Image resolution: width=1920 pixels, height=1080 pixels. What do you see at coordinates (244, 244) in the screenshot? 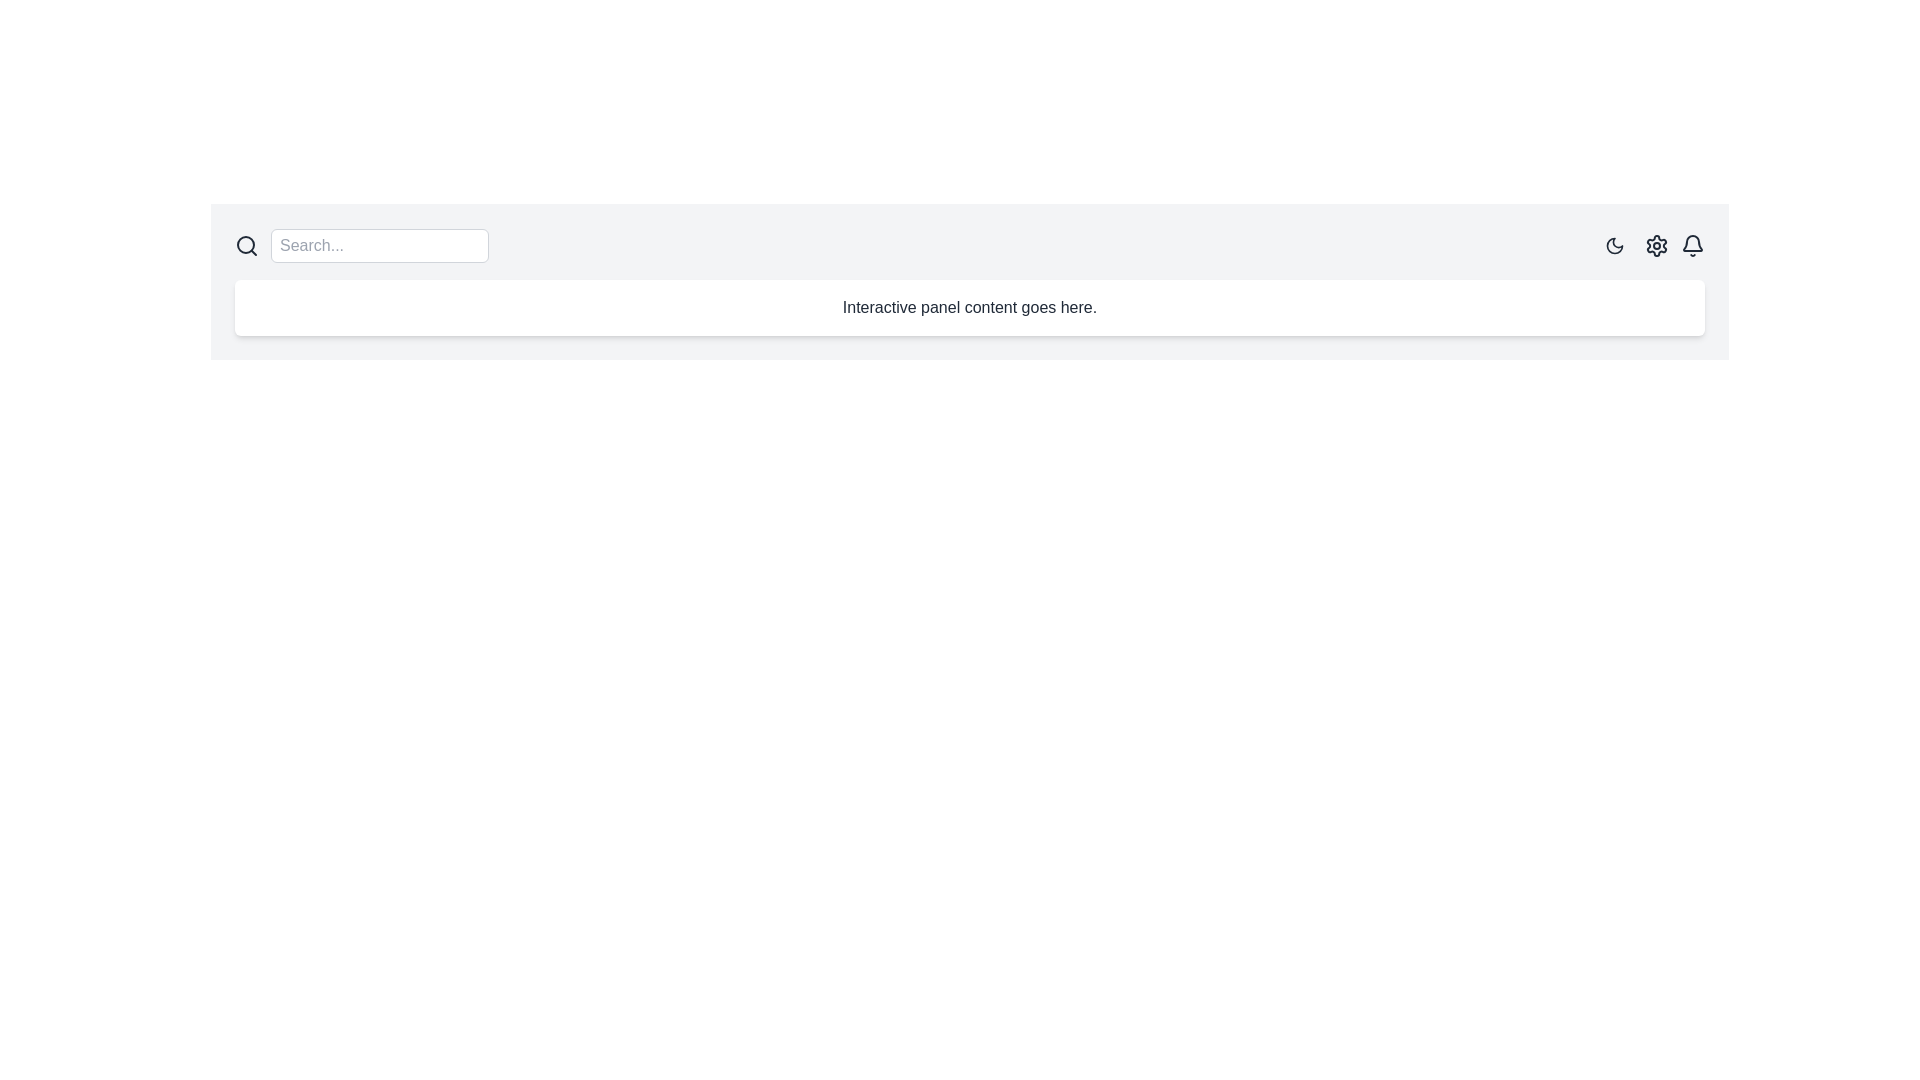
I see `the central circular SVG element within the search icon located to the left of the search input field` at bounding box center [244, 244].